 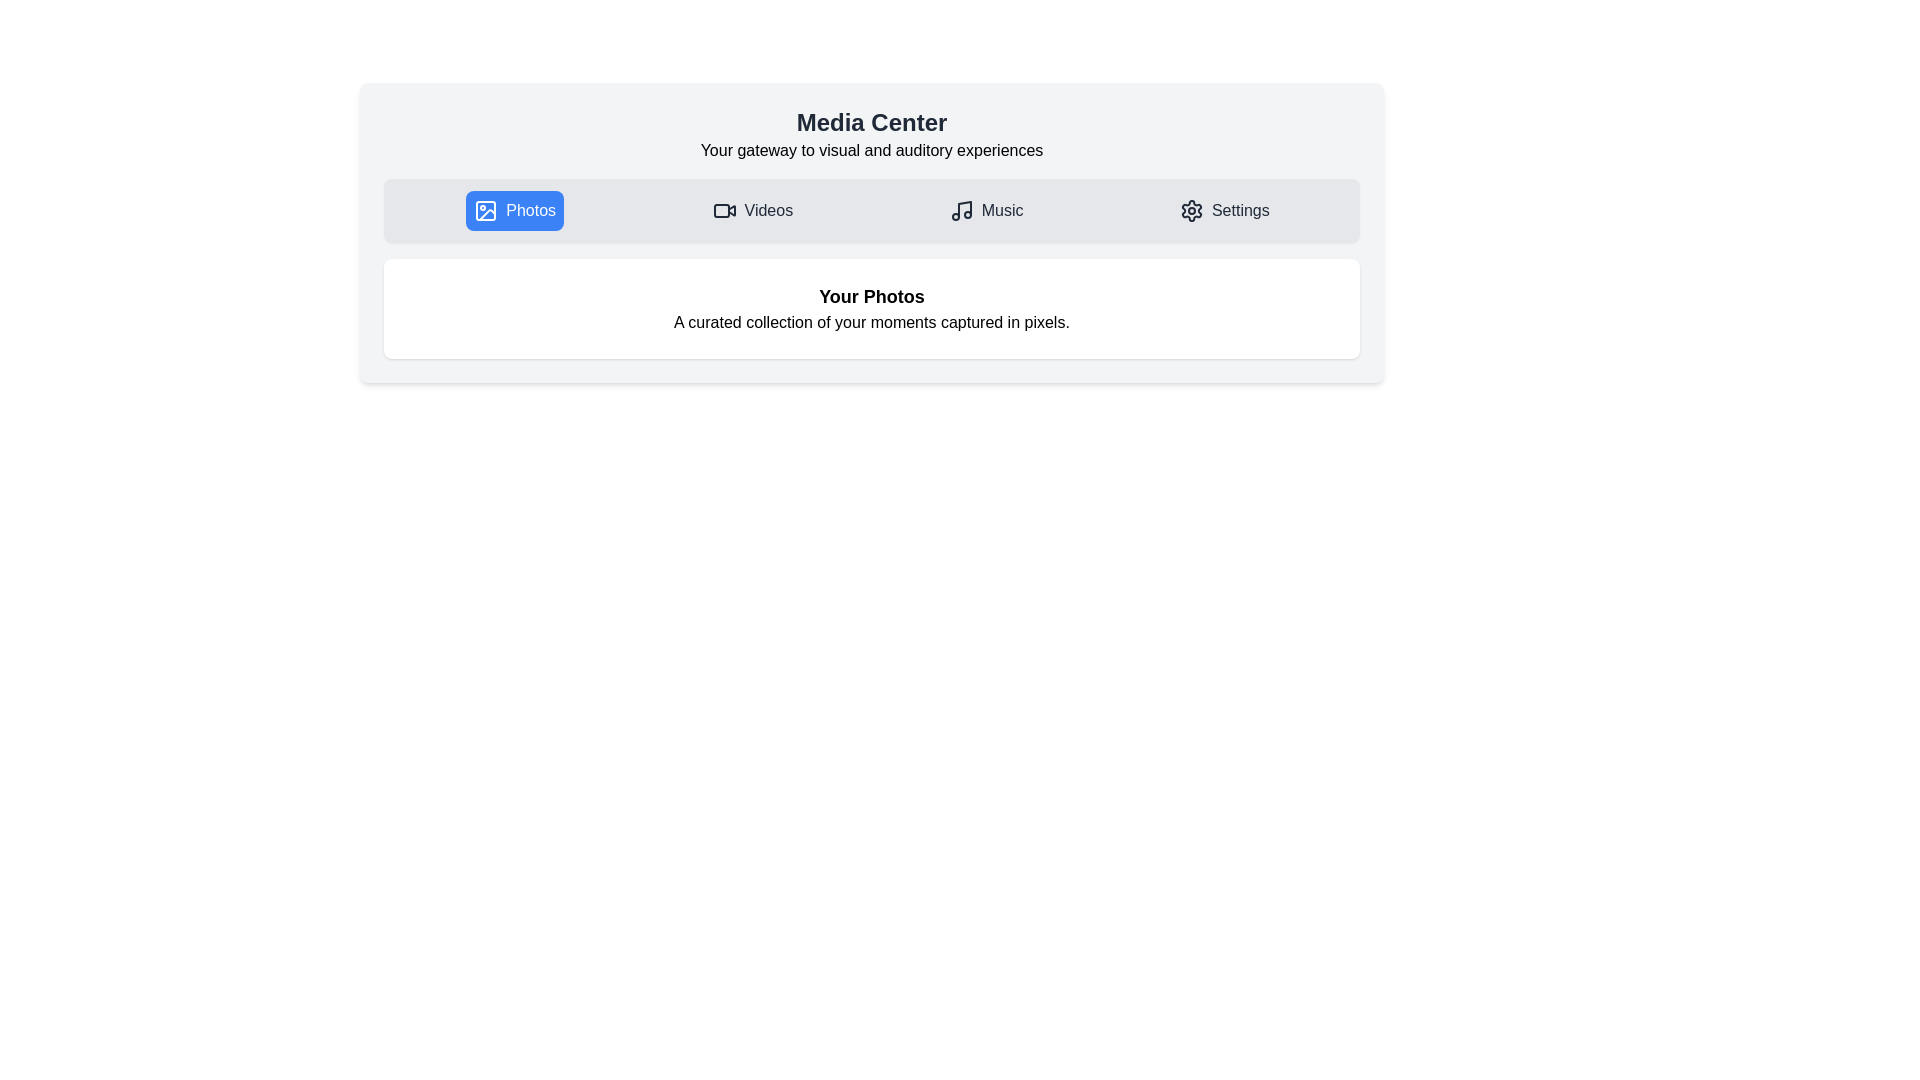 What do you see at coordinates (872, 149) in the screenshot?
I see `tagline or description text located below the bold header 'Media Center', which is centered horizontally in the main section of the interface` at bounding box center [872, 149].